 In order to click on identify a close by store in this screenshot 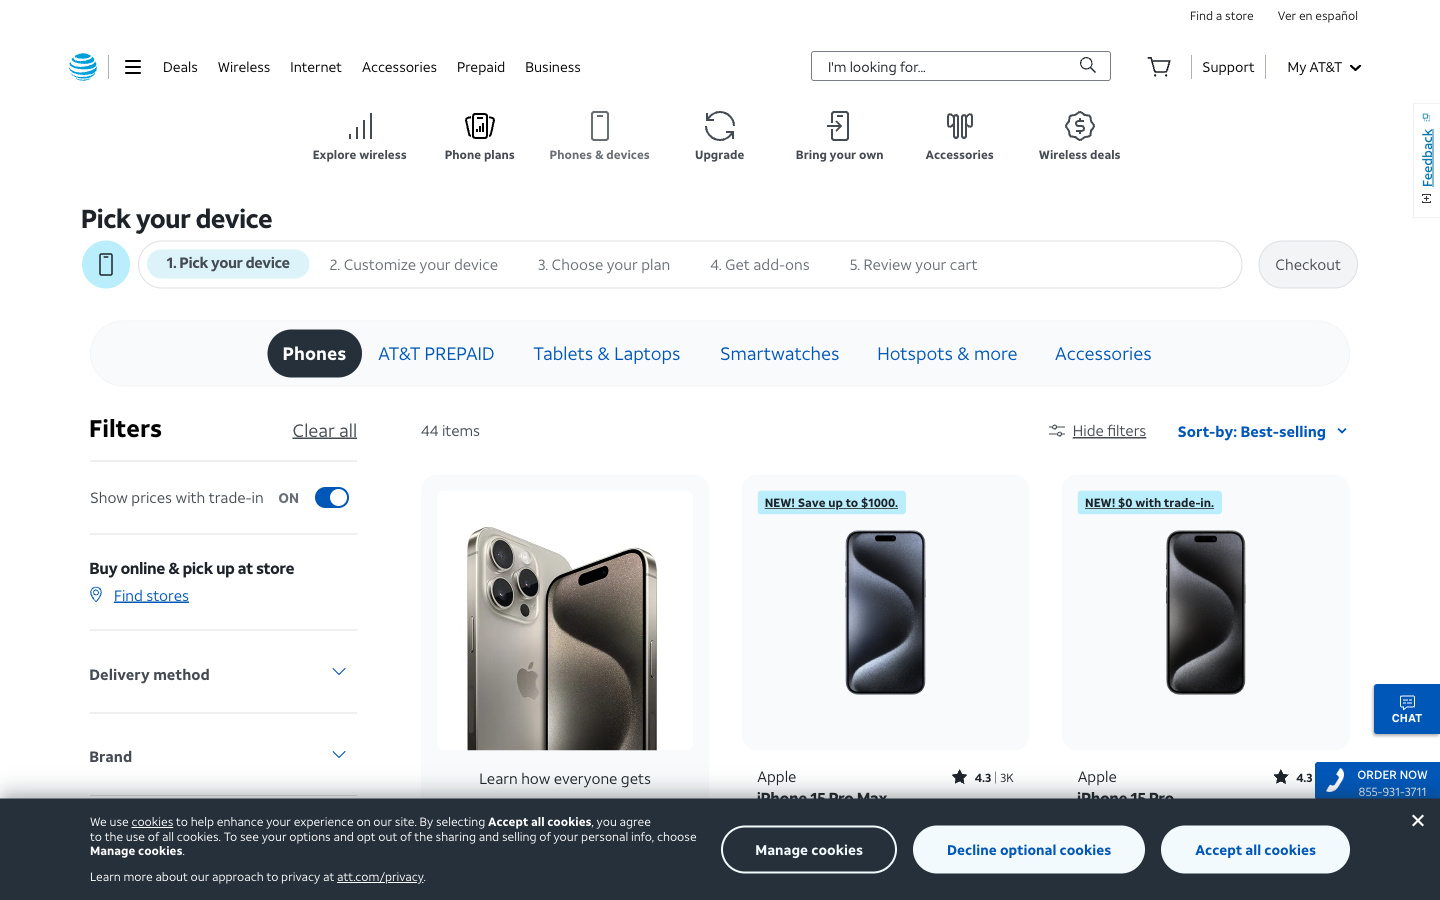, I will do `click(1220, 14)`.